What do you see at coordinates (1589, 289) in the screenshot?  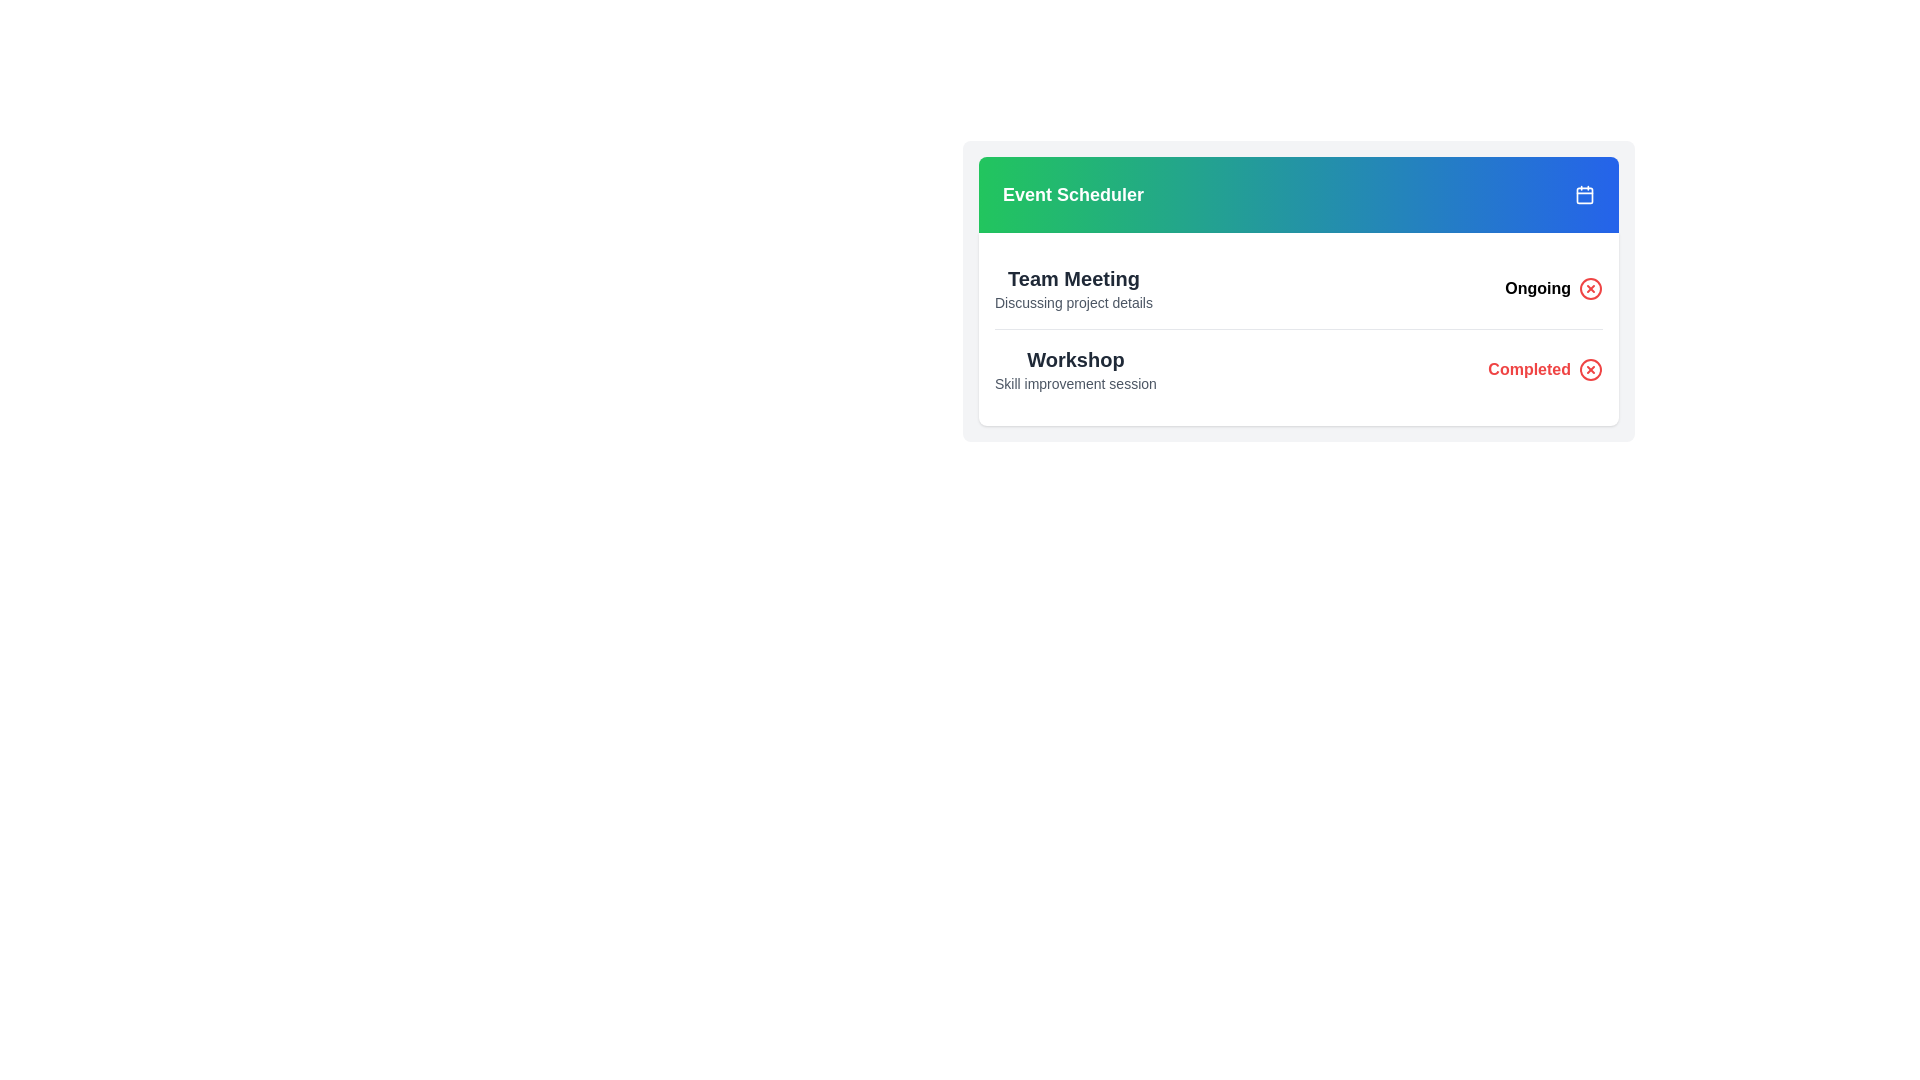 I see `the close button for the 'Ongoing' item` at bounding box center [1589, 289].